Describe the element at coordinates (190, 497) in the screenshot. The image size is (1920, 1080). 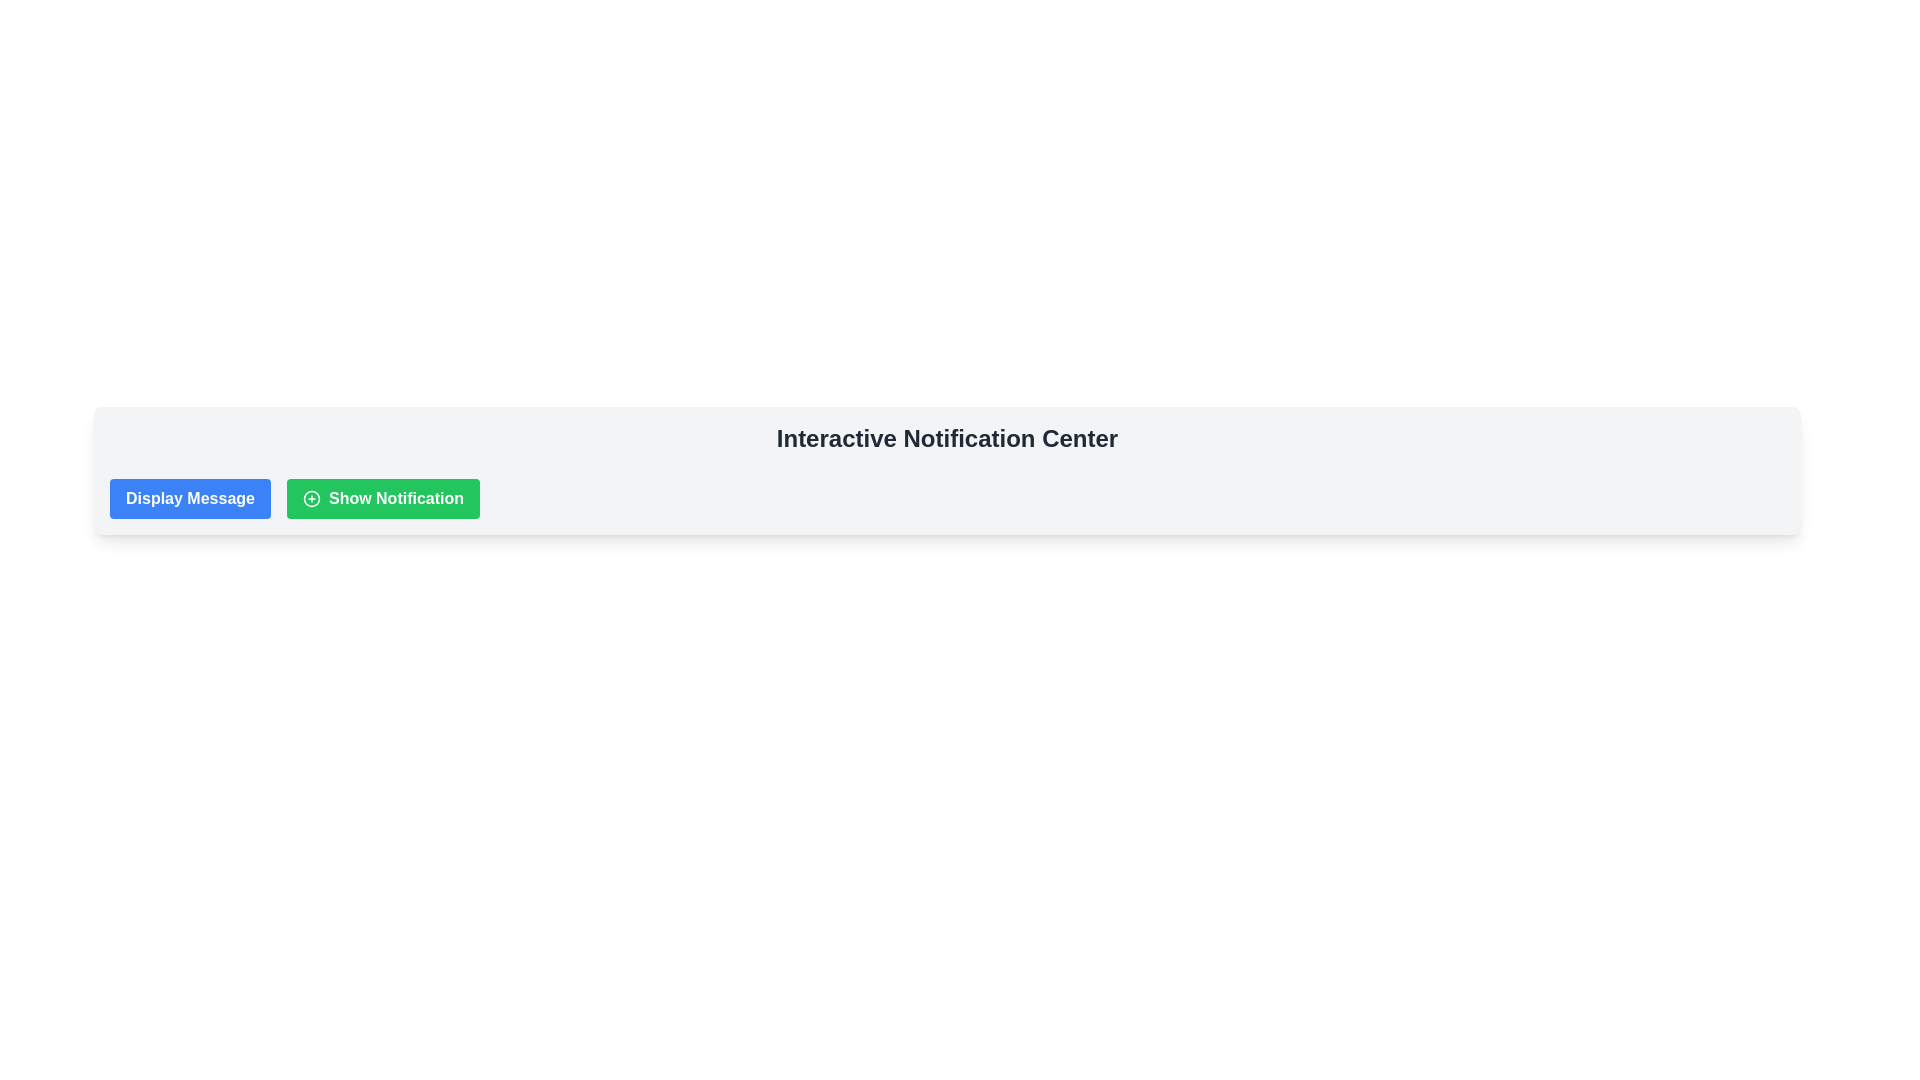
I see `the button labeled 'Display Message'` at that location.